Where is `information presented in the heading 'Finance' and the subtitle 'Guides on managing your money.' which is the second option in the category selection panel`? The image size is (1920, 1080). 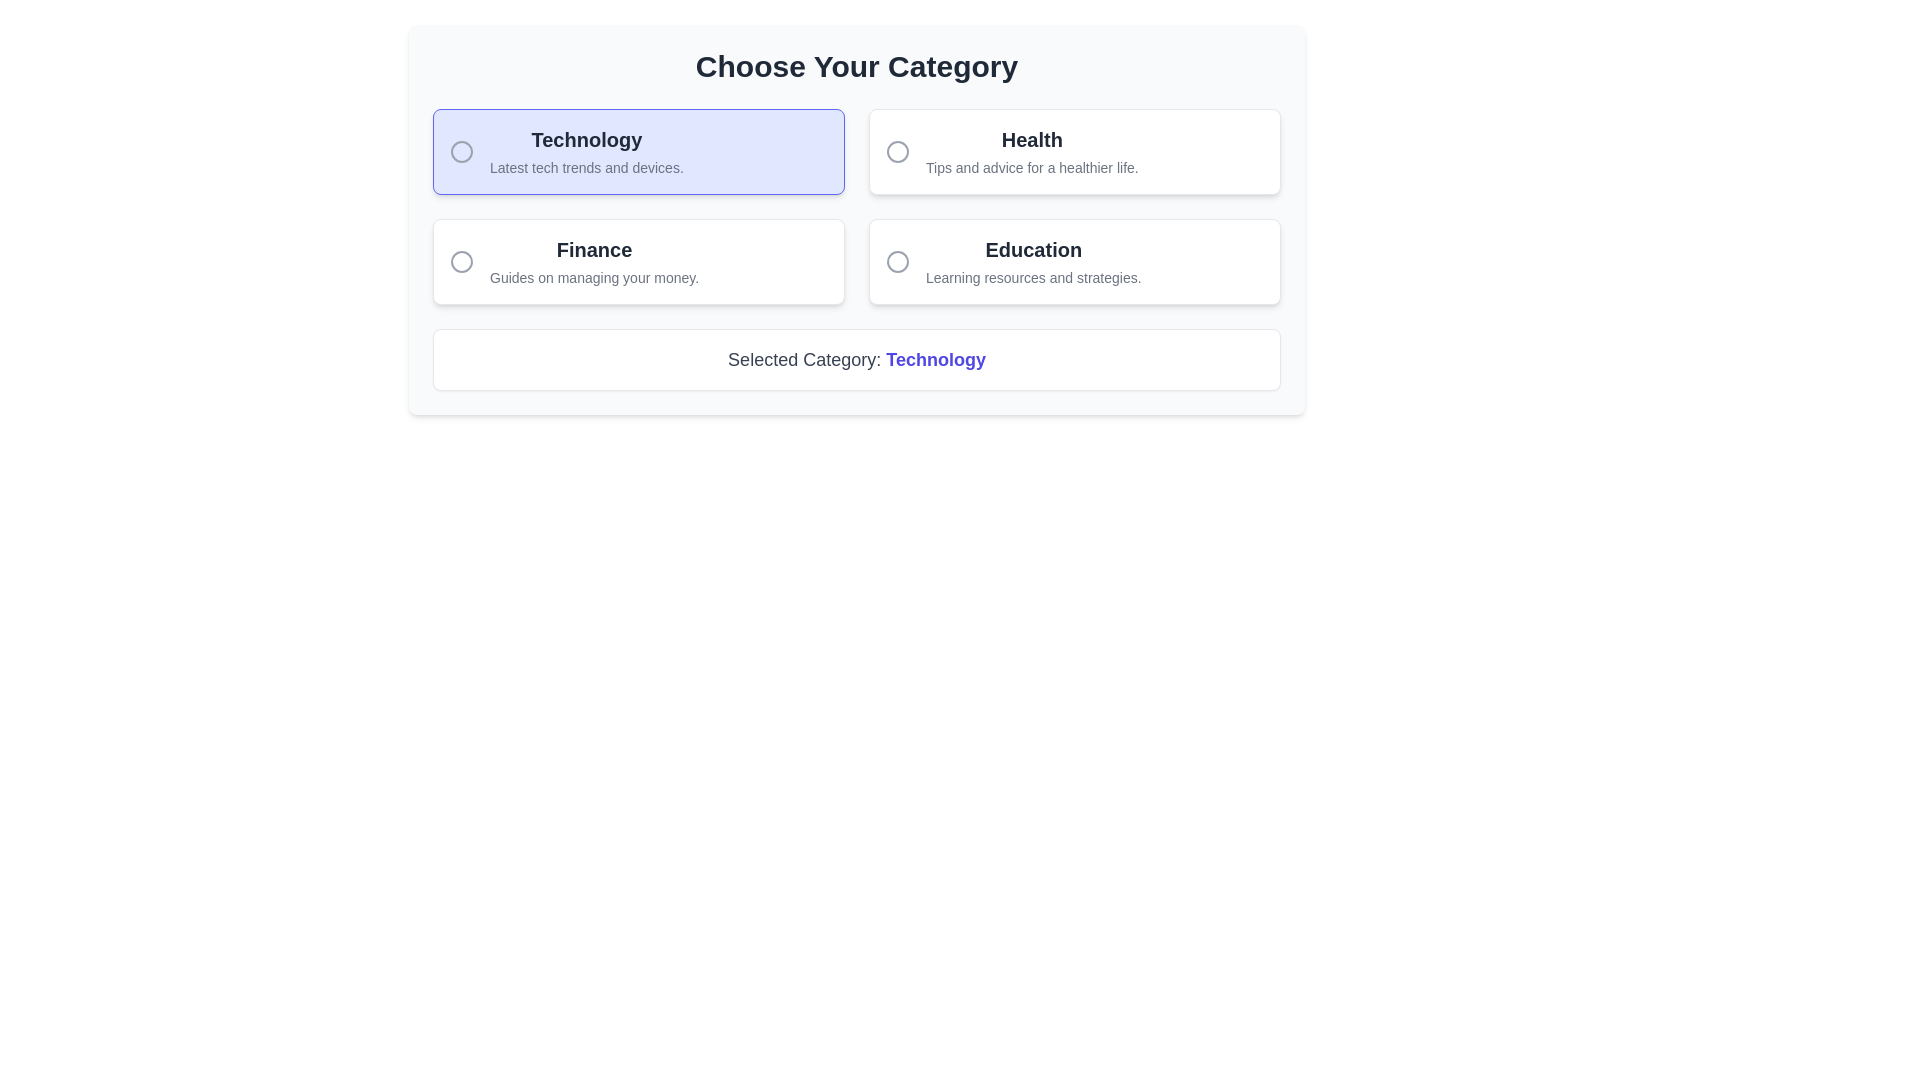 information presented in the heading 'Finance' and the subtitle 'Guides on managing your money.' which is the second option in the category selection panel is located at coordinates (593, 261).